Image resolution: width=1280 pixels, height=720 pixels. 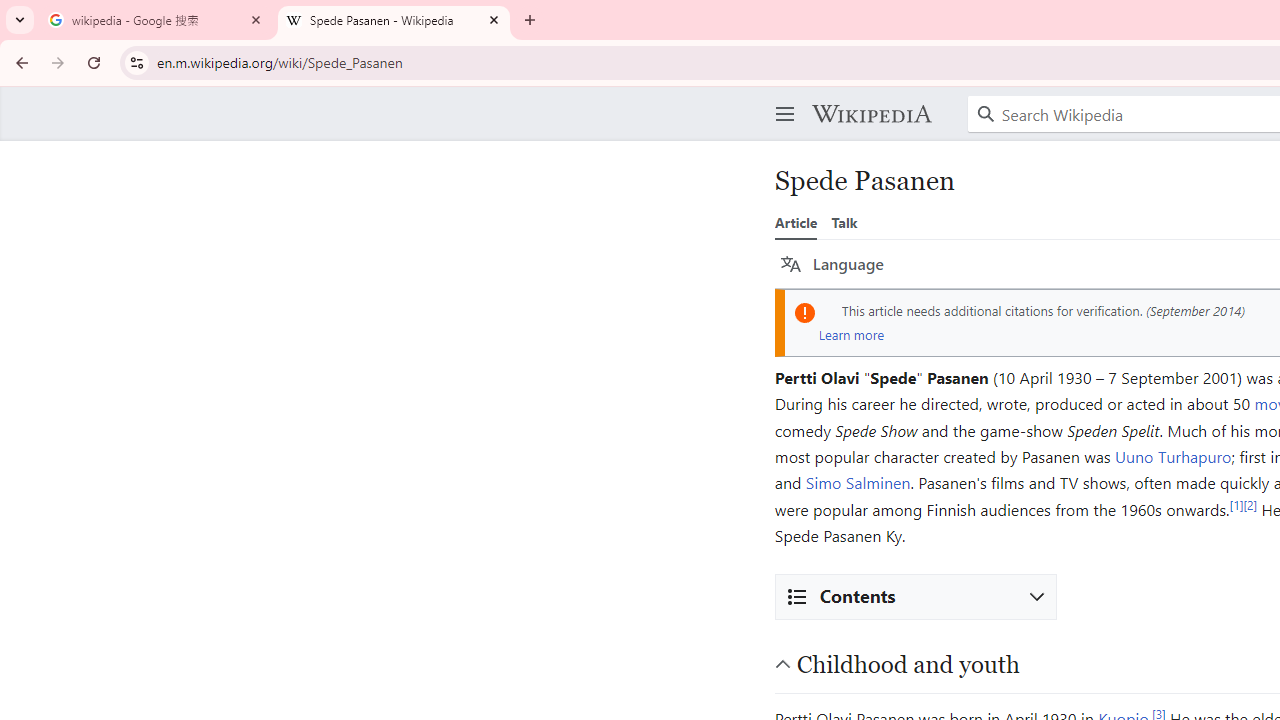 I want to click on 'verification', so click(x=1107, y=310).